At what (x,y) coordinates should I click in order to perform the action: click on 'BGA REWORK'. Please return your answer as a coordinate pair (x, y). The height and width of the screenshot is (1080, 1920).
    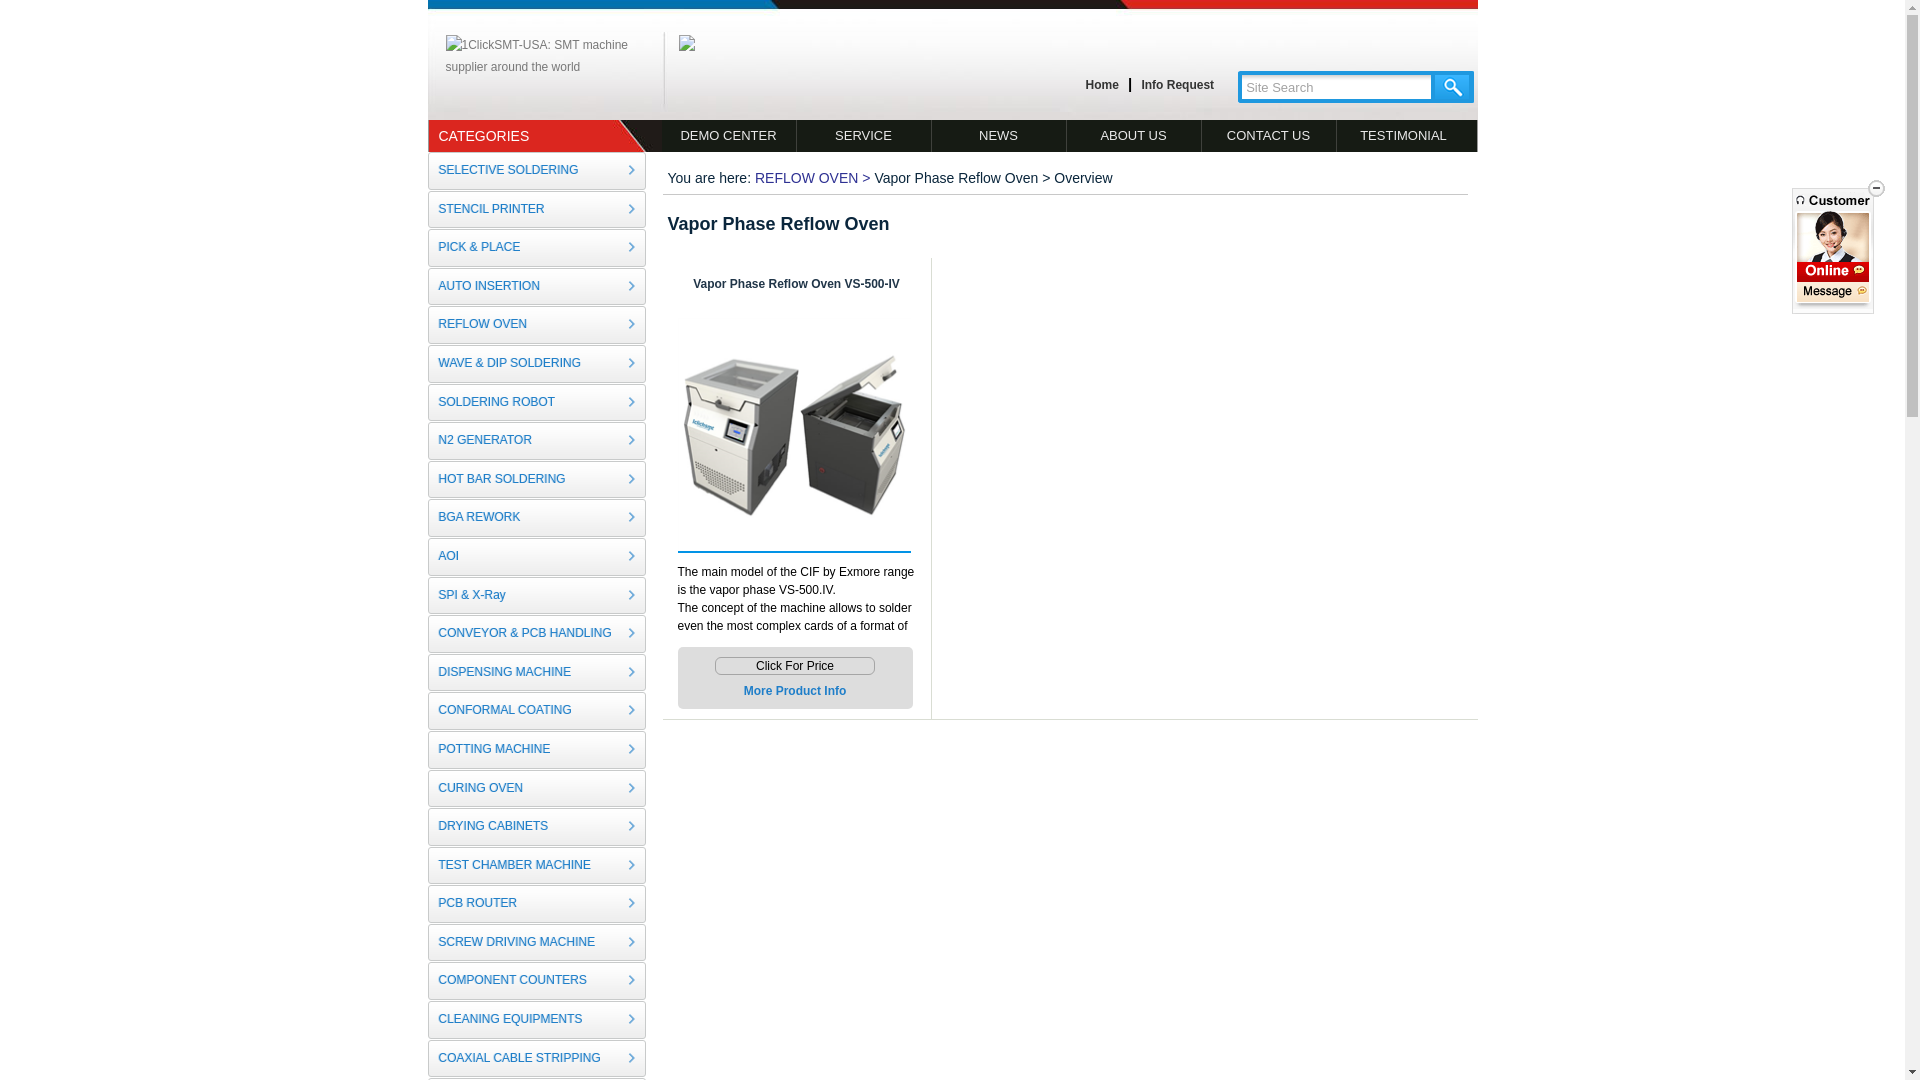
    Looking at the image, I should click on (537, 516).